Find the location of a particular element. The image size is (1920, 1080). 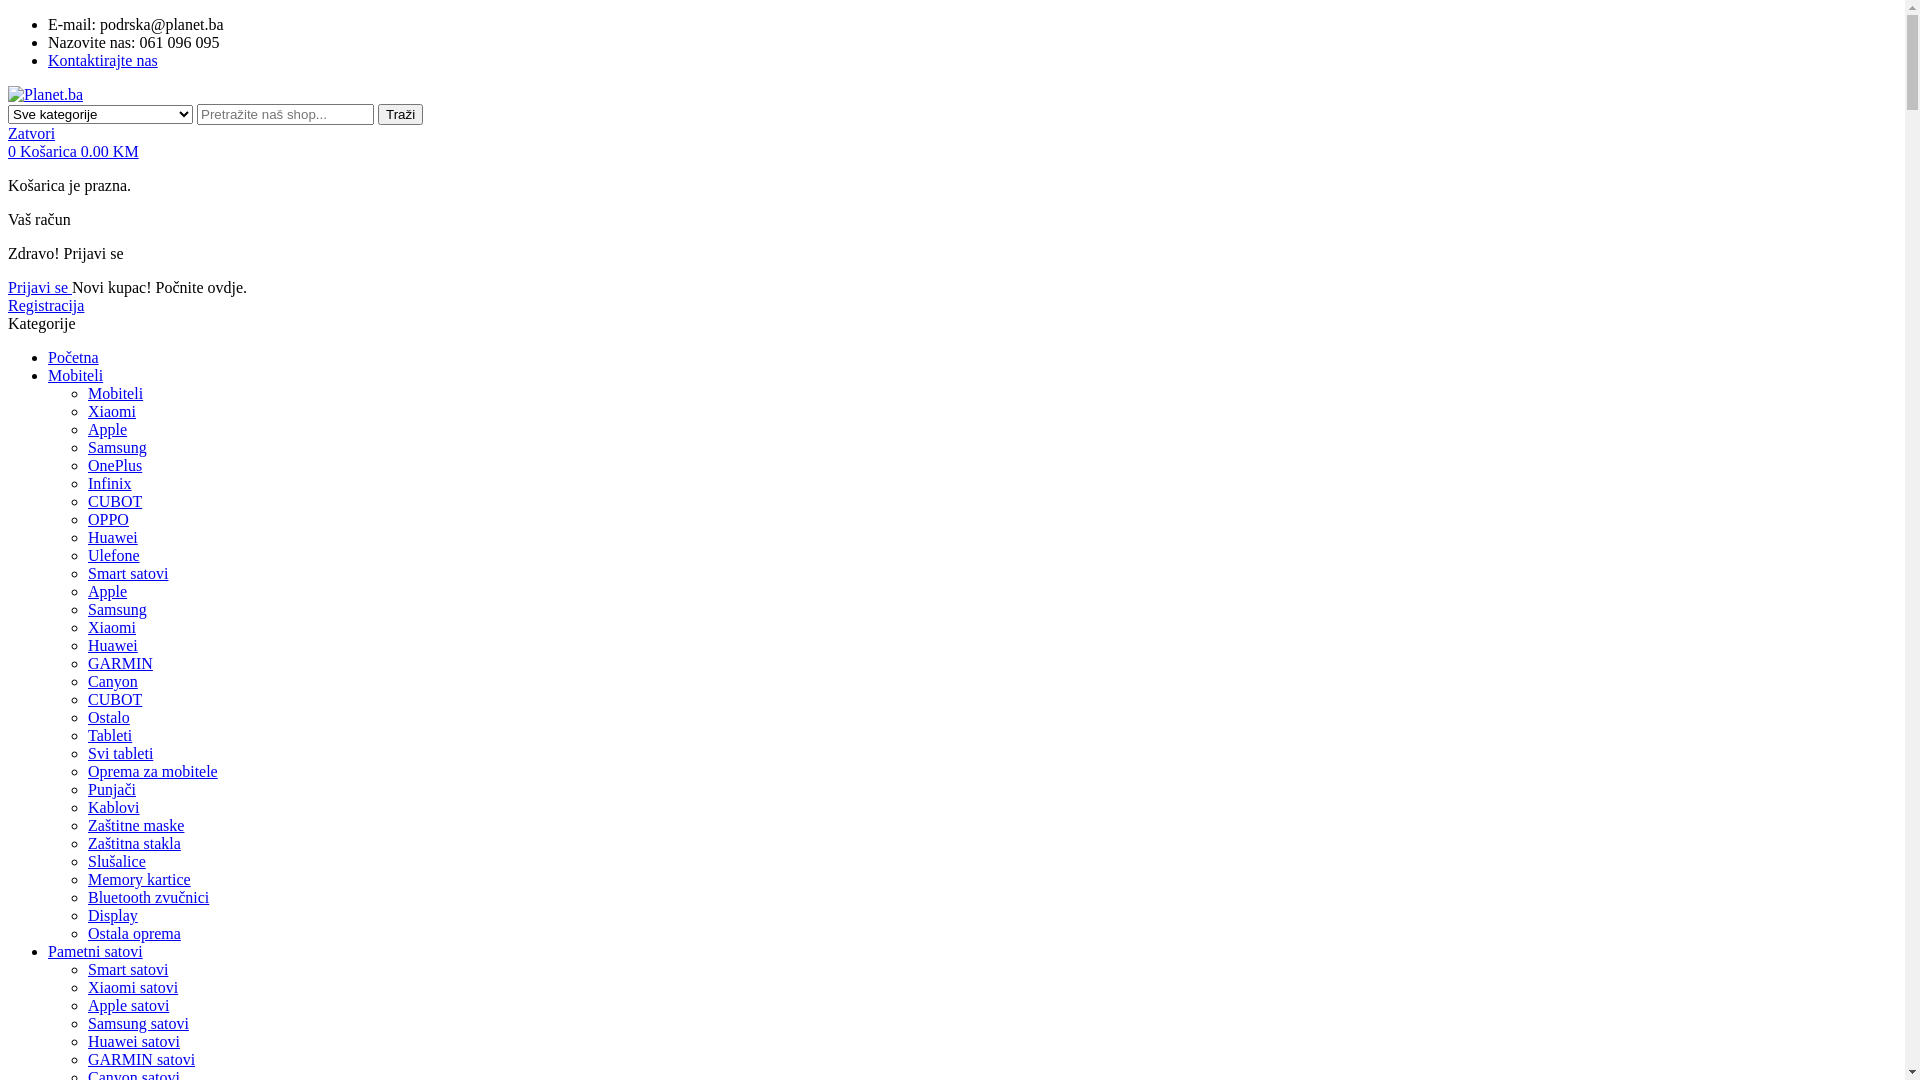

'Zatvori' is located at coordinates (31, 133).